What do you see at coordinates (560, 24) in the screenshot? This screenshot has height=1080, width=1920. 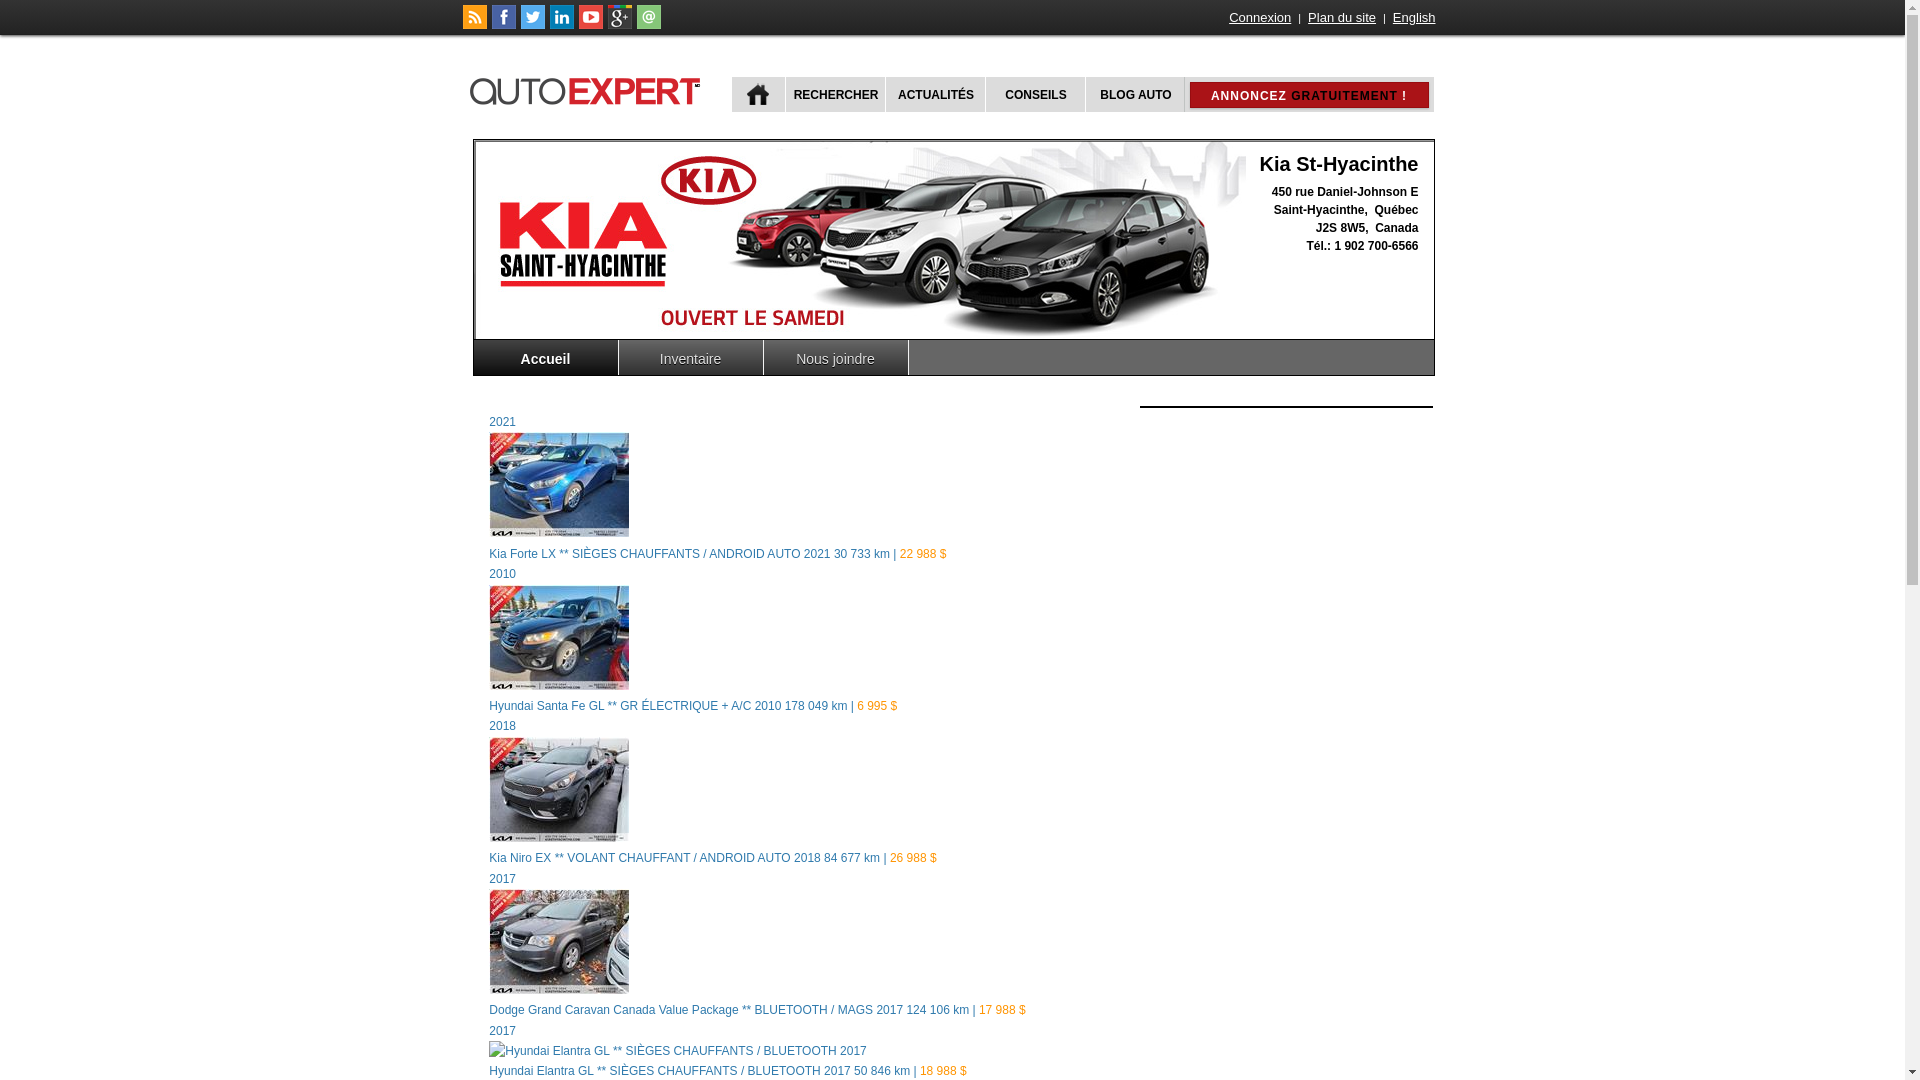 I see `'Suivez Publications Le Guide Inc. sur LinkedIn'` at bounding box center [560, 24].